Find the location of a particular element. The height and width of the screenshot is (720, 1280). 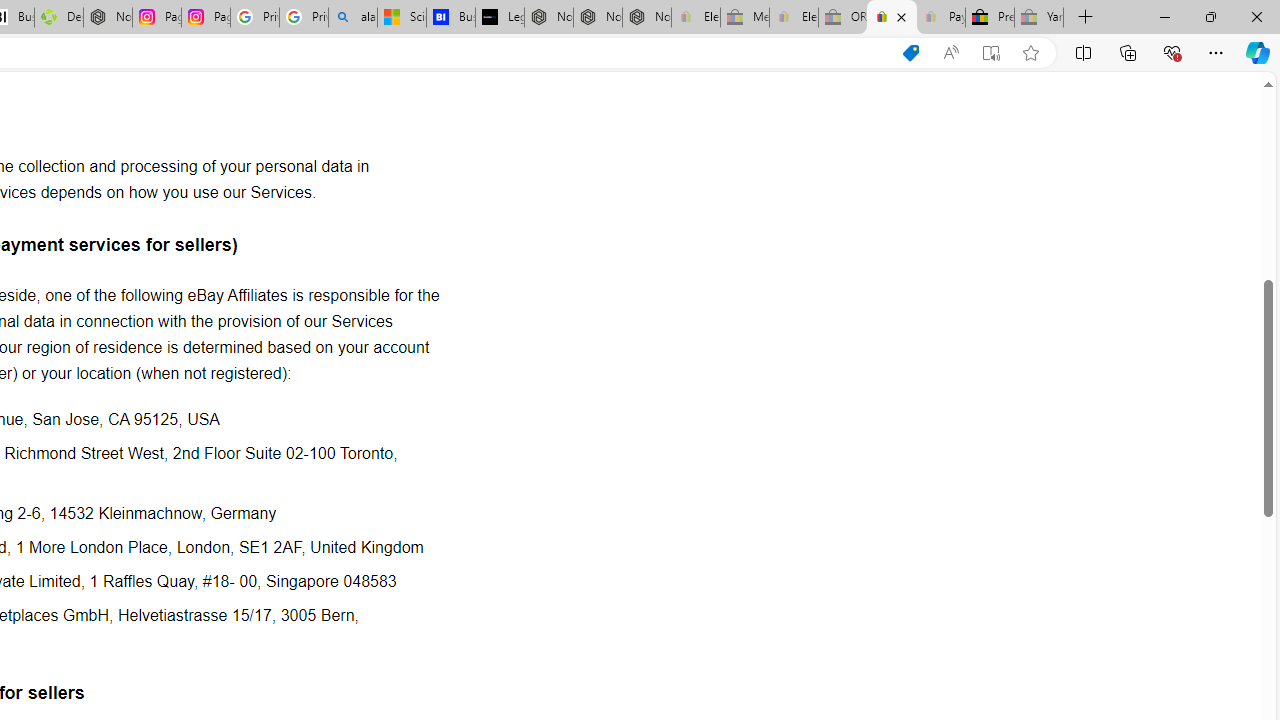

'Descarga Driver Updater' is located at coordinates (58, 17).